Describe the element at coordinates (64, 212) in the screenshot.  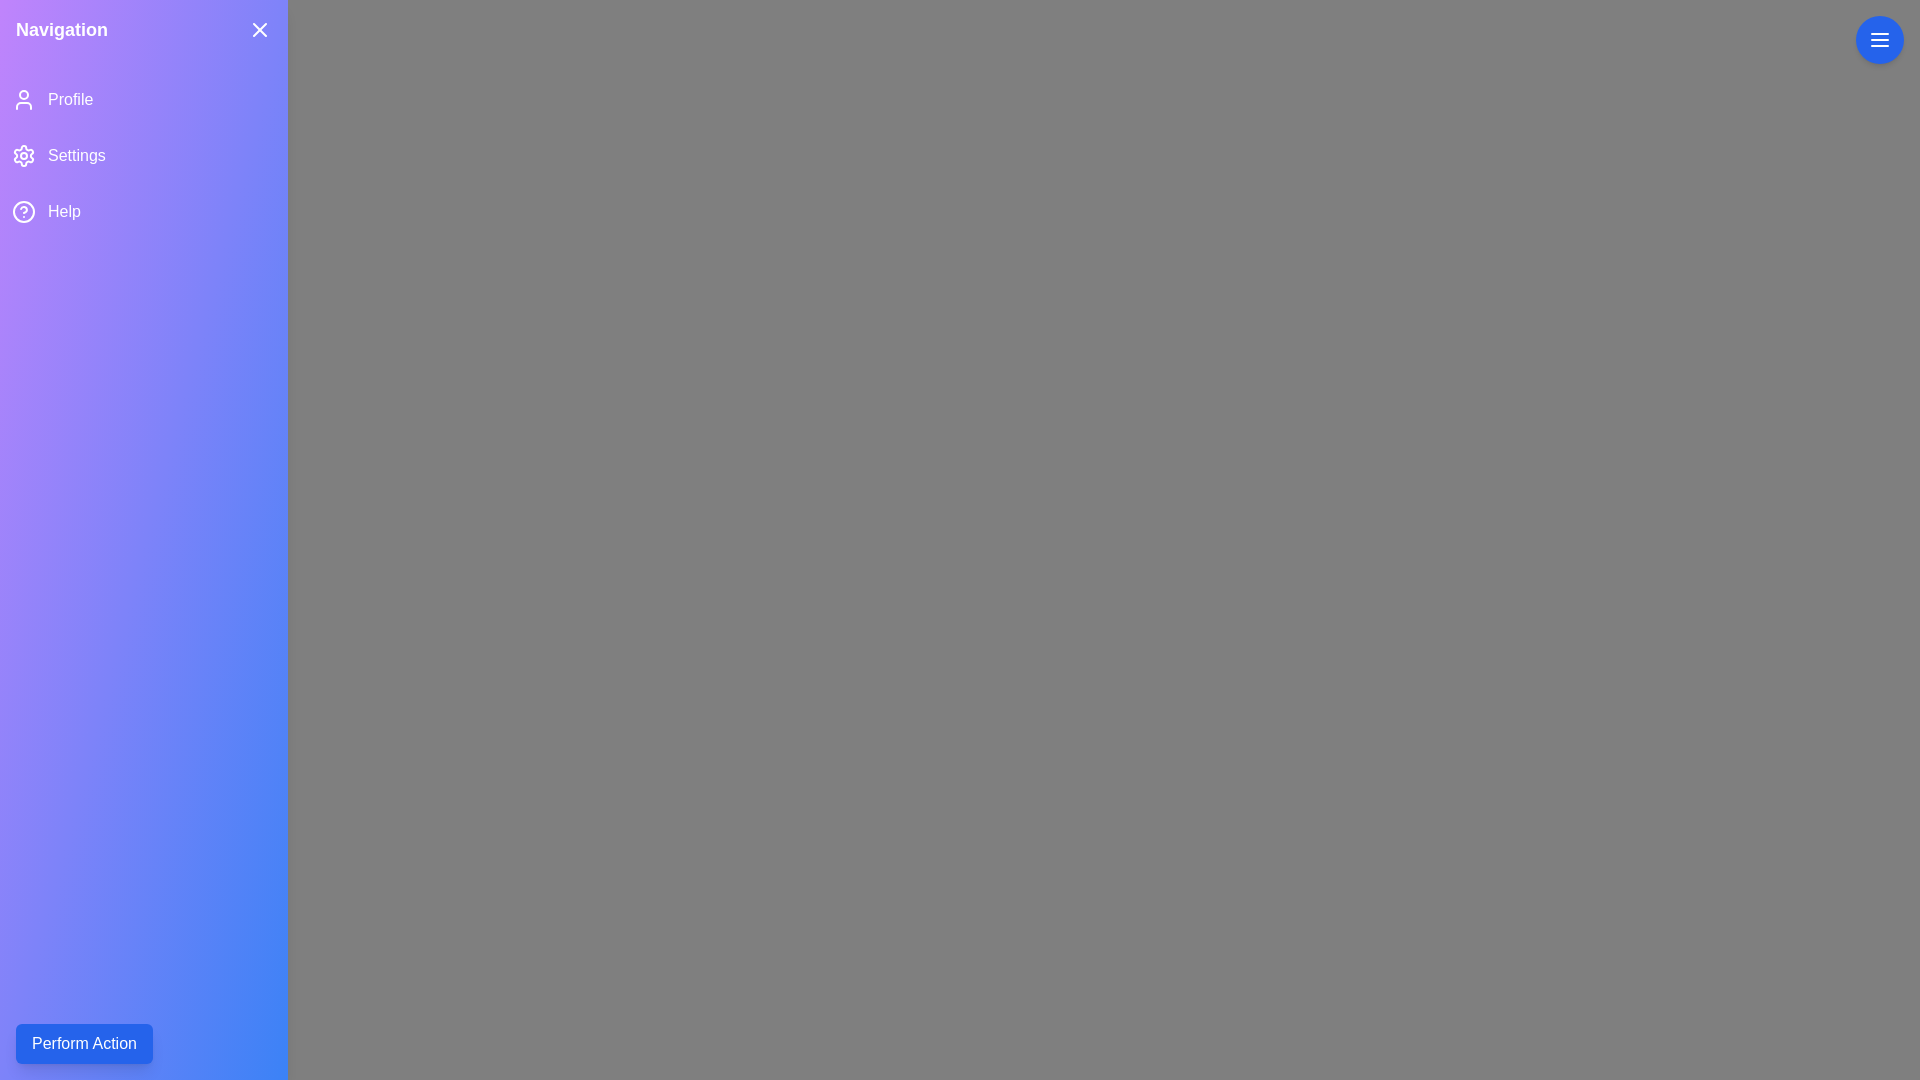
I see `'Help' text label located in the navigation panel beneath the 'Settings' item, which is styled in white font over a purple gradient background` at that location.